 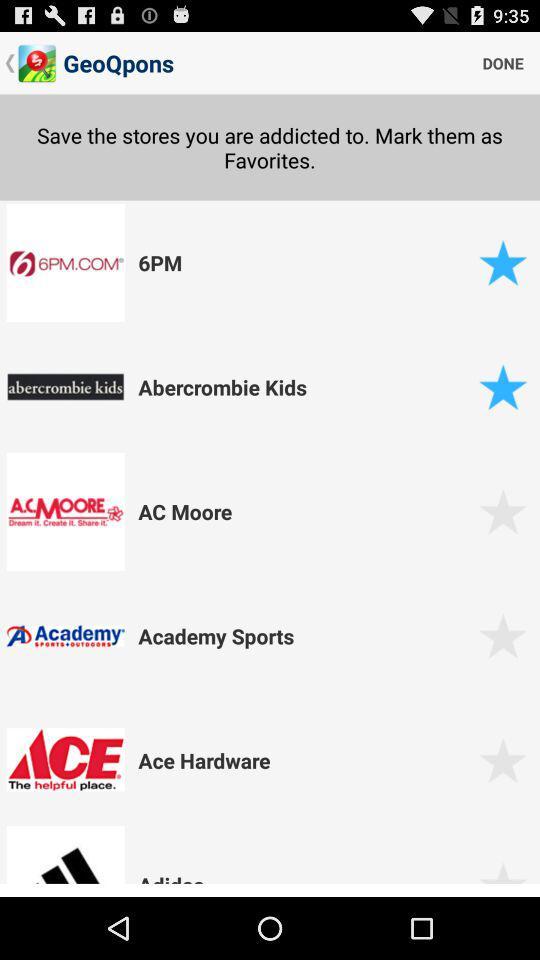 What do you see at coordinates (305, 635) in the screenshot?
I see `academy sports` at bounding box center [305, 635].